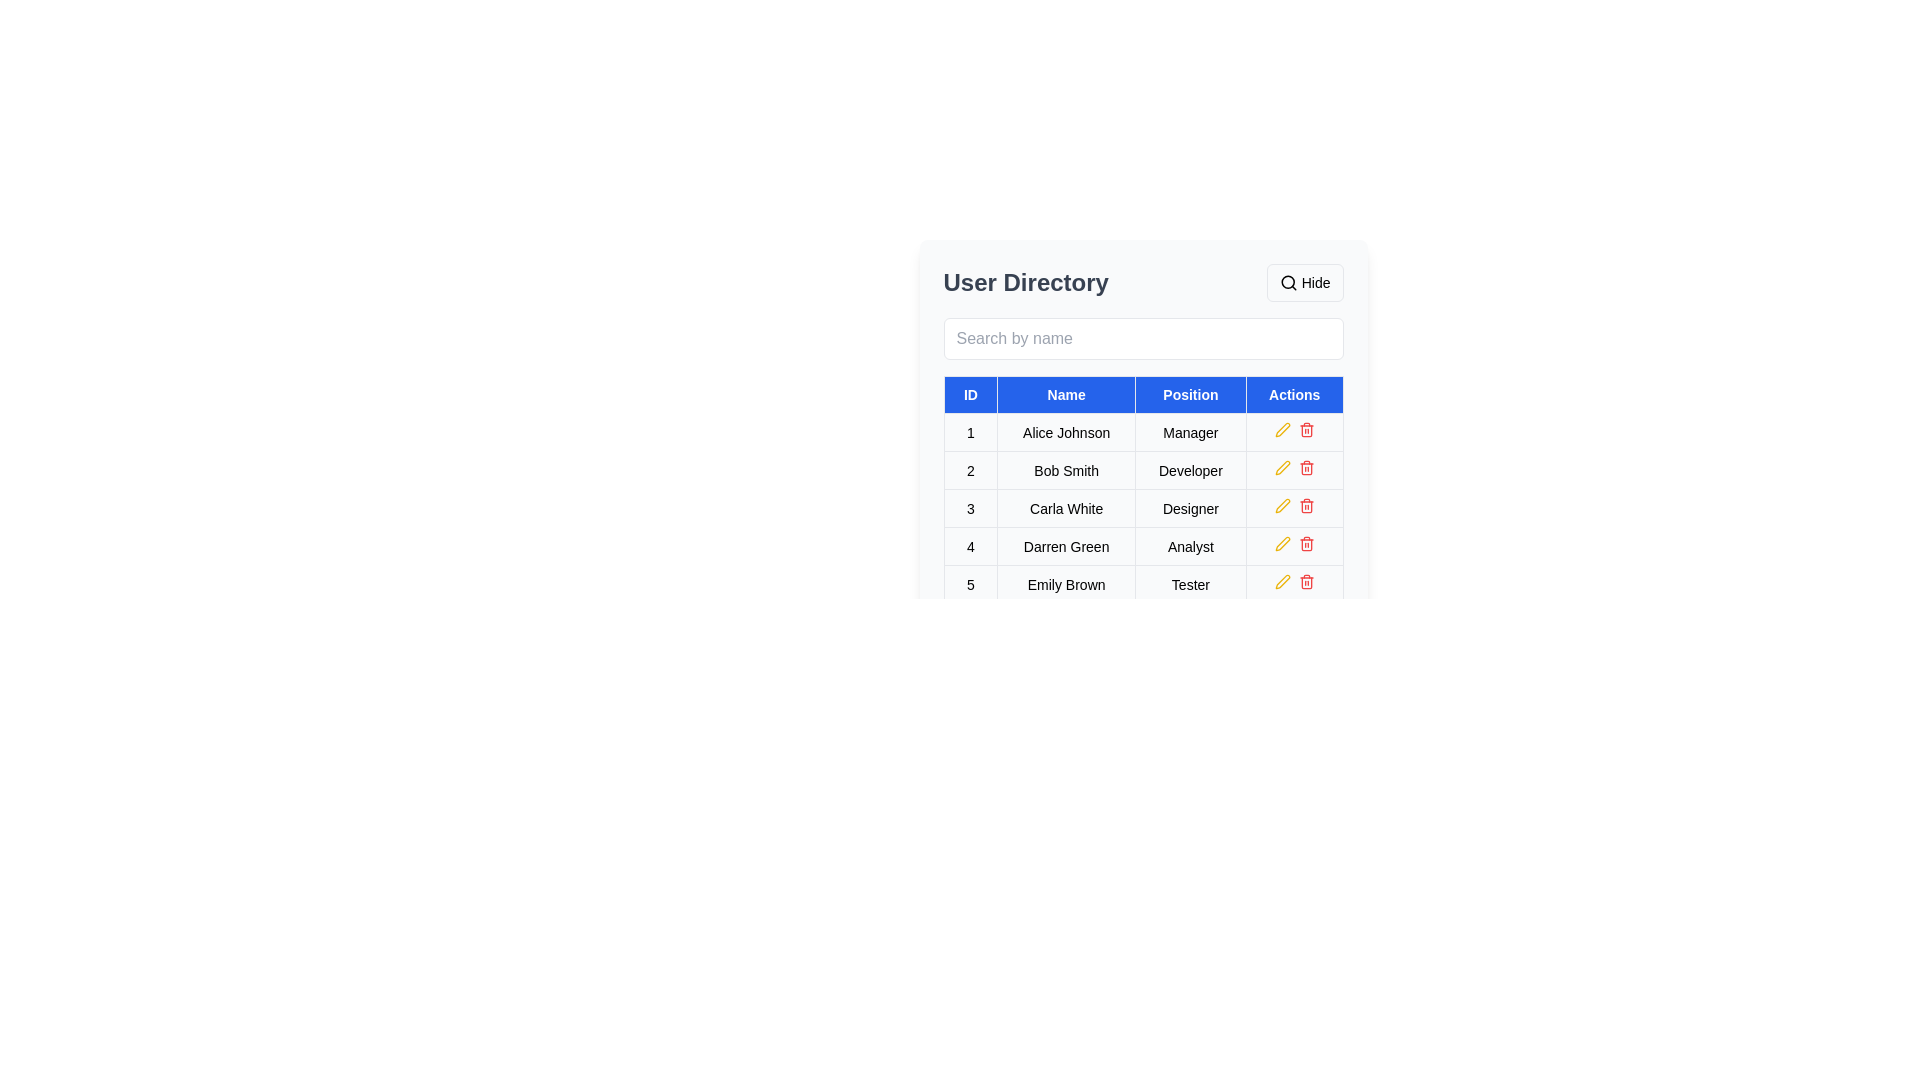 The image size is (1920, 1080). Describe the element at coordinates (1190, 470) in the screenshot. I see `the text label indicating the job title of the user 'Bob Smith' in the 'Position' column of the table` at that location.